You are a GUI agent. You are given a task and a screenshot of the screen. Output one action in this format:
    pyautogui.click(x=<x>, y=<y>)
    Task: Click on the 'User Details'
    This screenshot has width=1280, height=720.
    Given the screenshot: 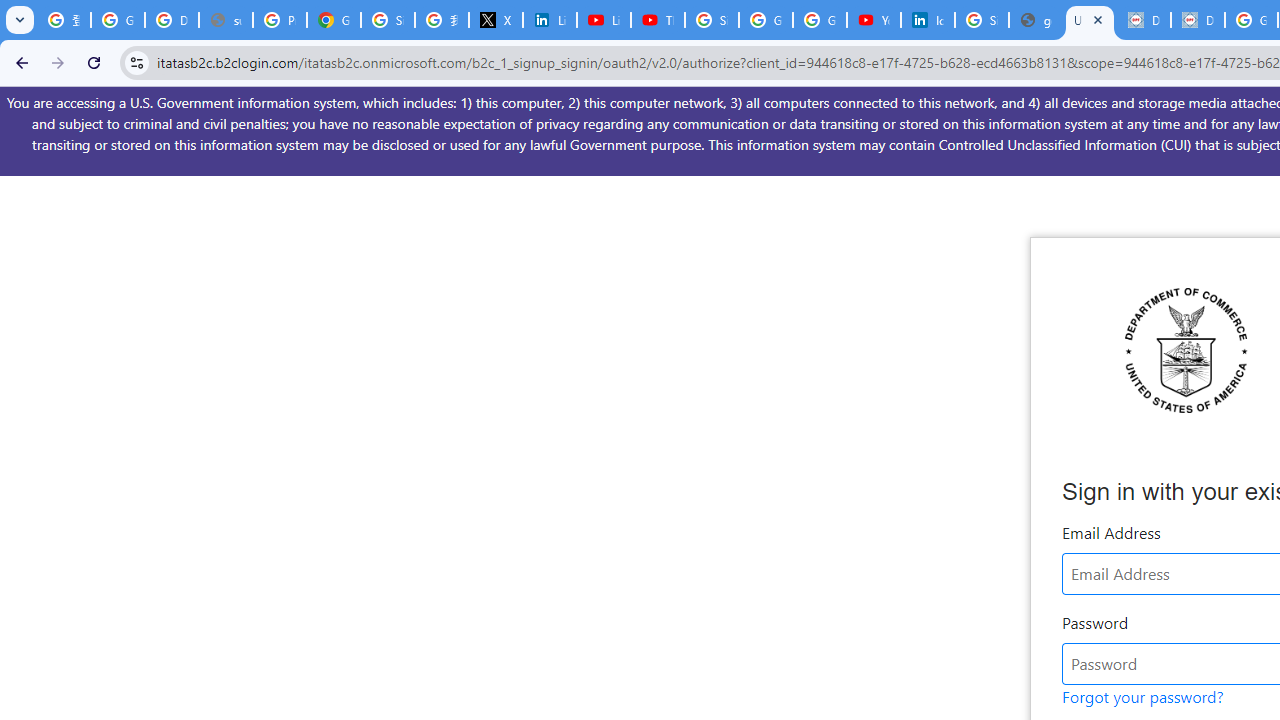 What is the action you would take?
    pyautogui.click(x=1088, y=20)
    